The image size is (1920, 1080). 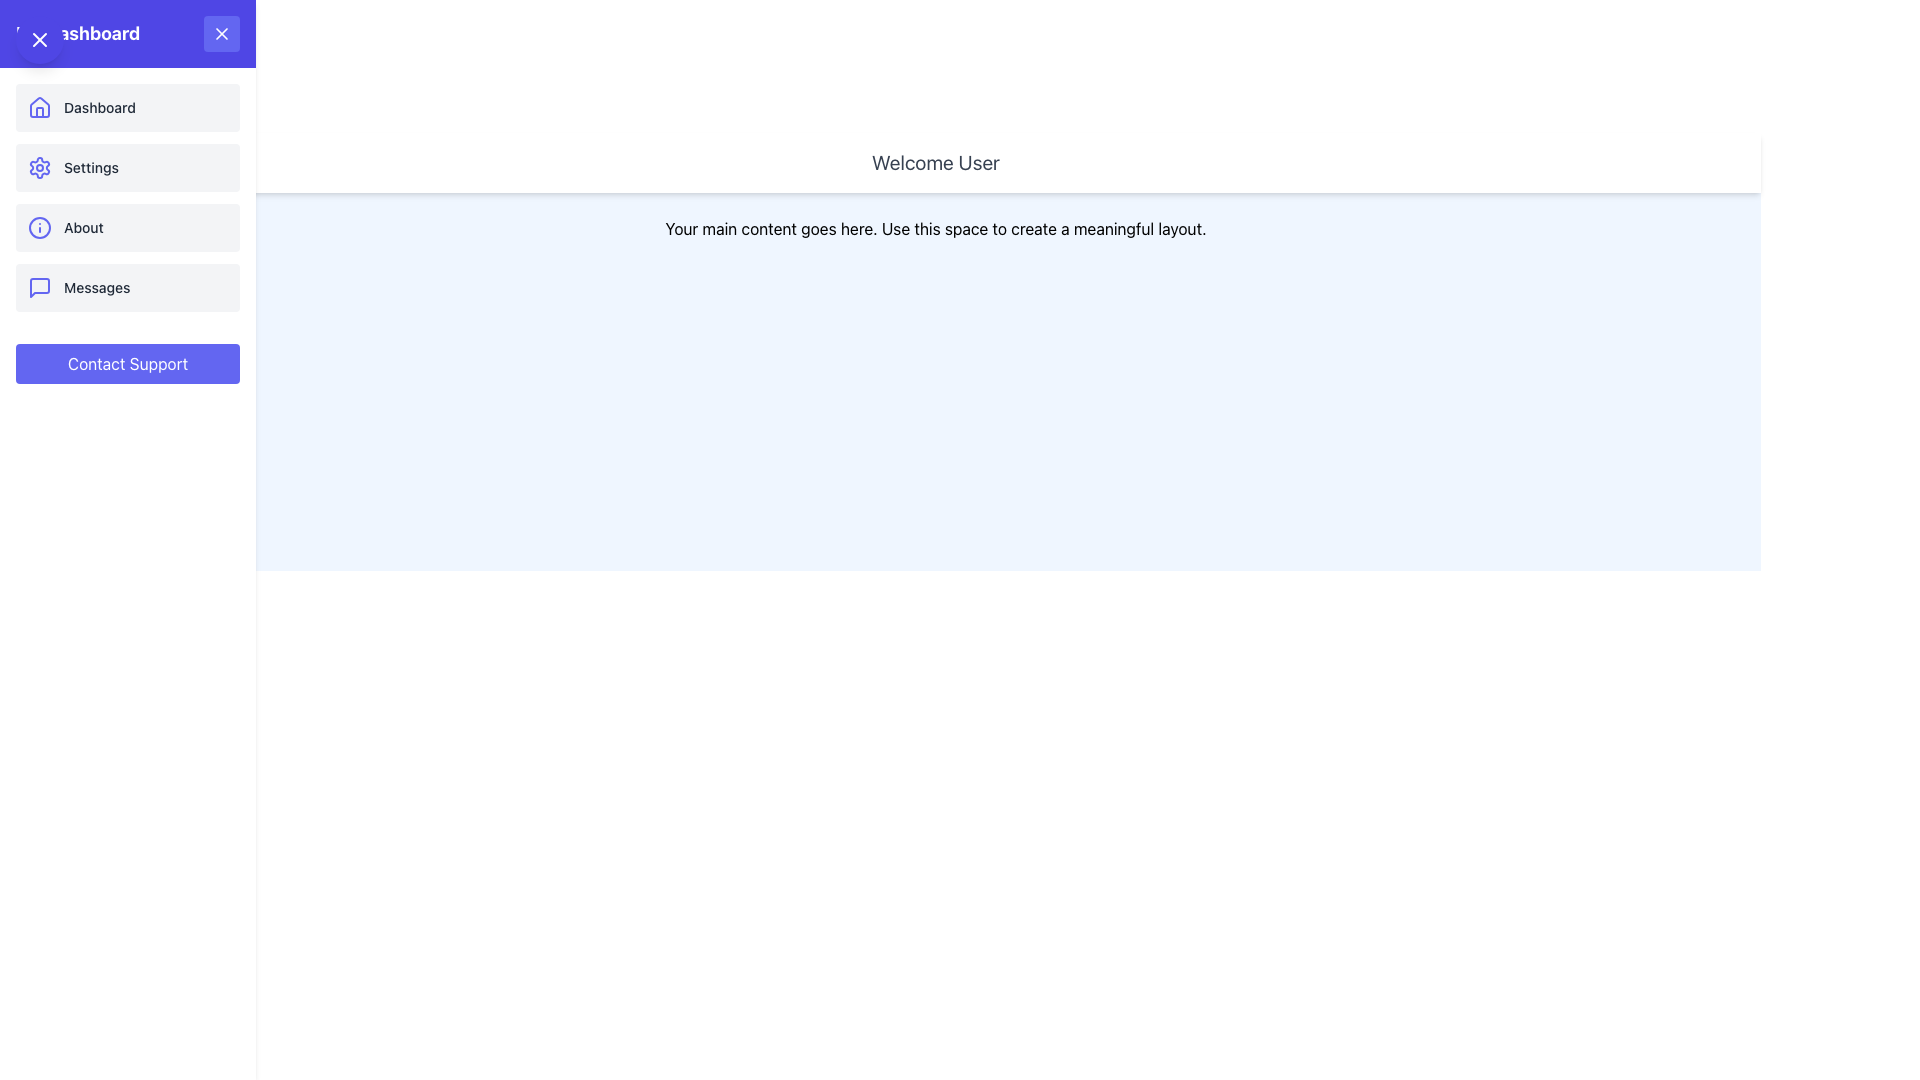 What do you see at coordinates (127, 288) in the screenshot?
I see `the 'Messages' navigation button located in the left sidebar, which is the fourth item in the list, to change its background and text color` at bounding box center [127, 288].